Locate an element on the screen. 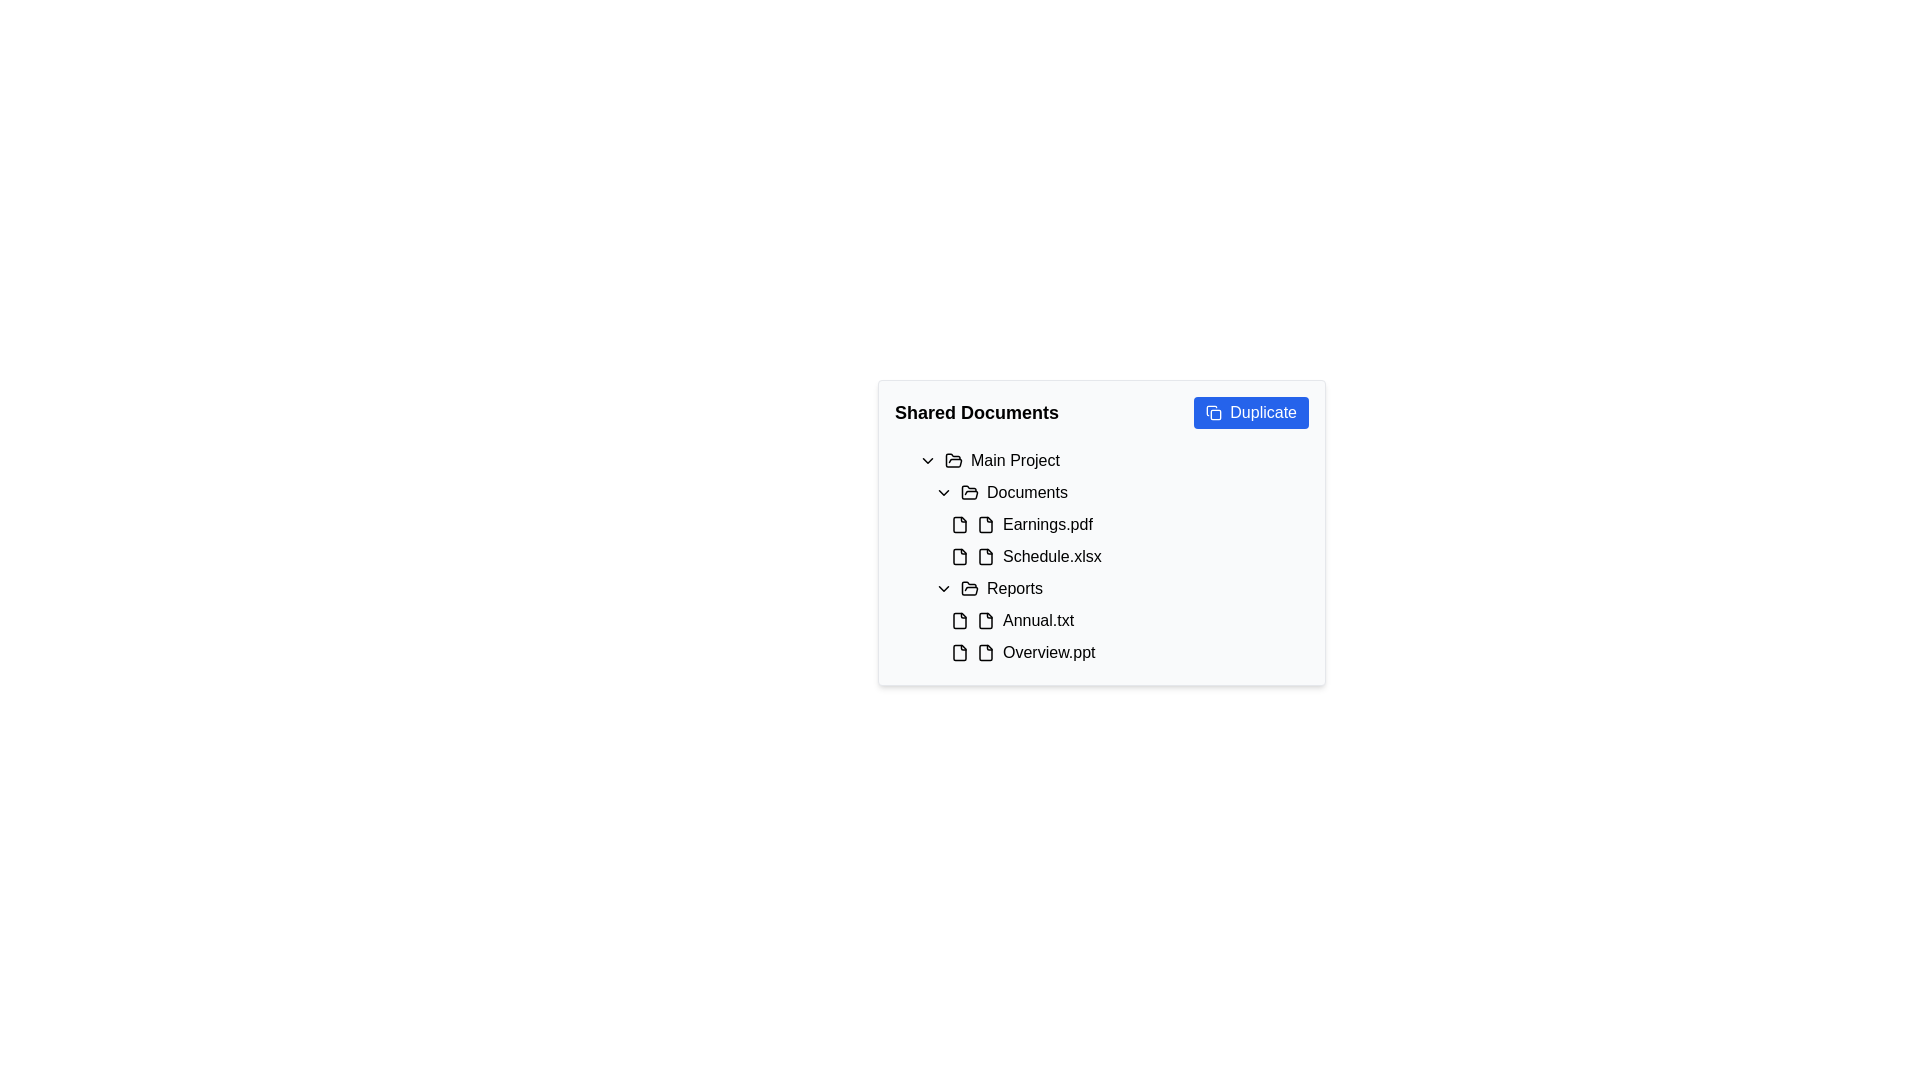  the visual representation of the 'Annual.txt' file icon located in the 'Reports' section of the 'Shared Documents' interface is located at coordinates (960, 620).